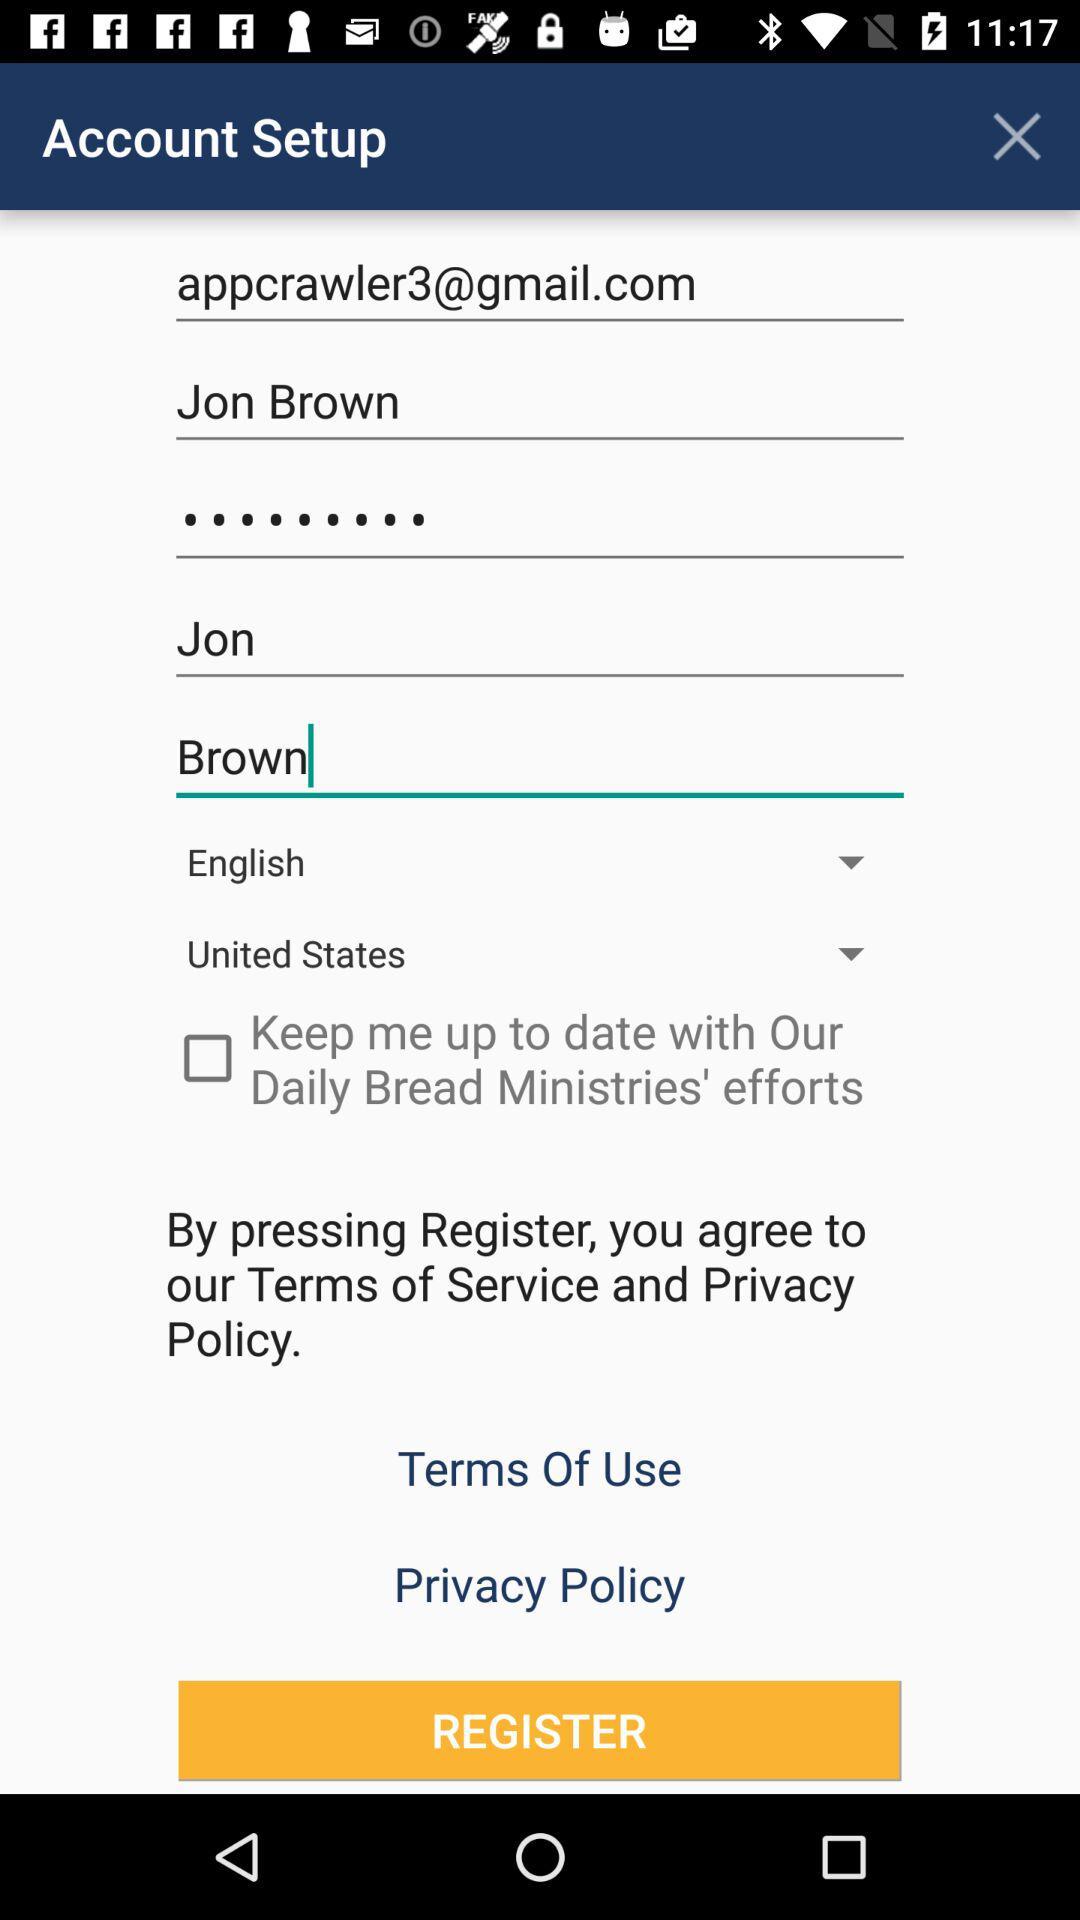  I want to click on the text field appcrawler3gmailcom, so click(540, 282).